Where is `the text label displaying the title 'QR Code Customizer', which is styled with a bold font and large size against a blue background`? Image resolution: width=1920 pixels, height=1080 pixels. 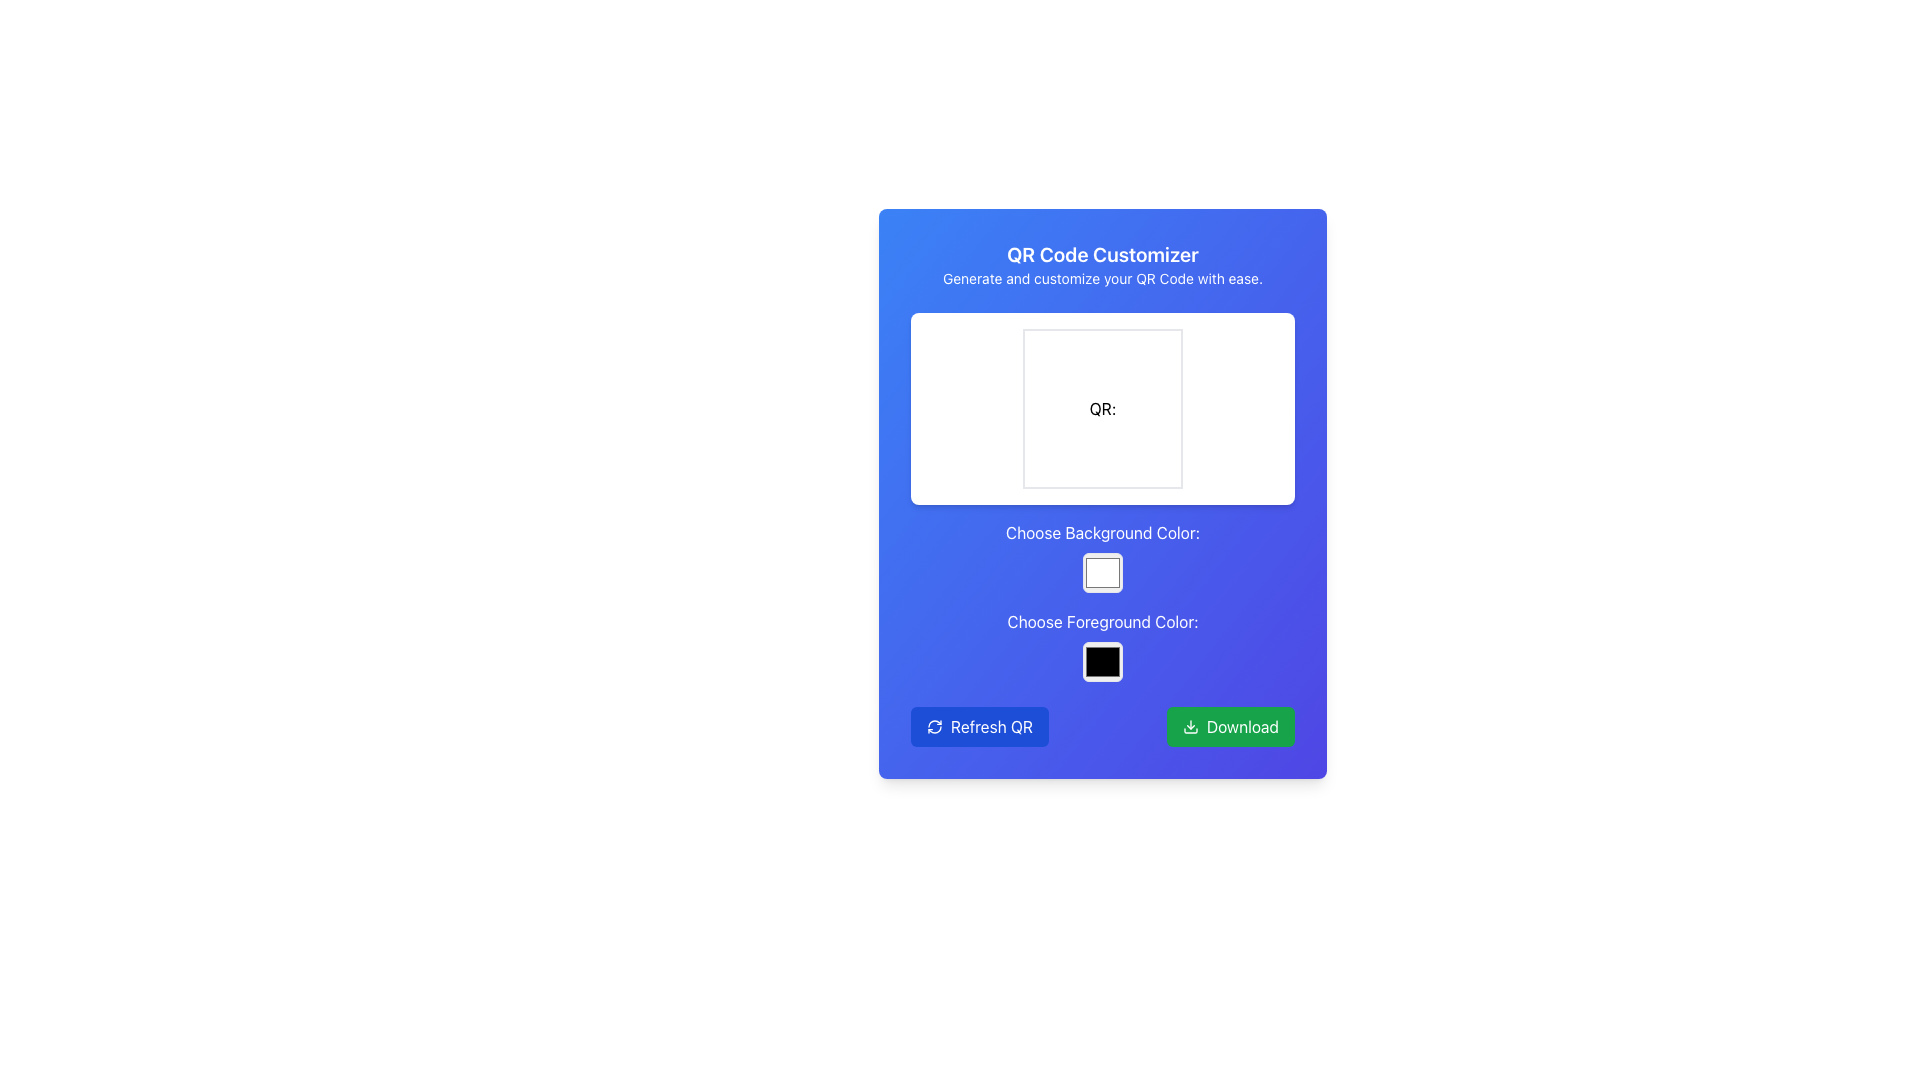 the text label displaying the title 'QR Code Customizer', which is styled with a bold font and large size against a blue background is located at coordinates (1102, 253).